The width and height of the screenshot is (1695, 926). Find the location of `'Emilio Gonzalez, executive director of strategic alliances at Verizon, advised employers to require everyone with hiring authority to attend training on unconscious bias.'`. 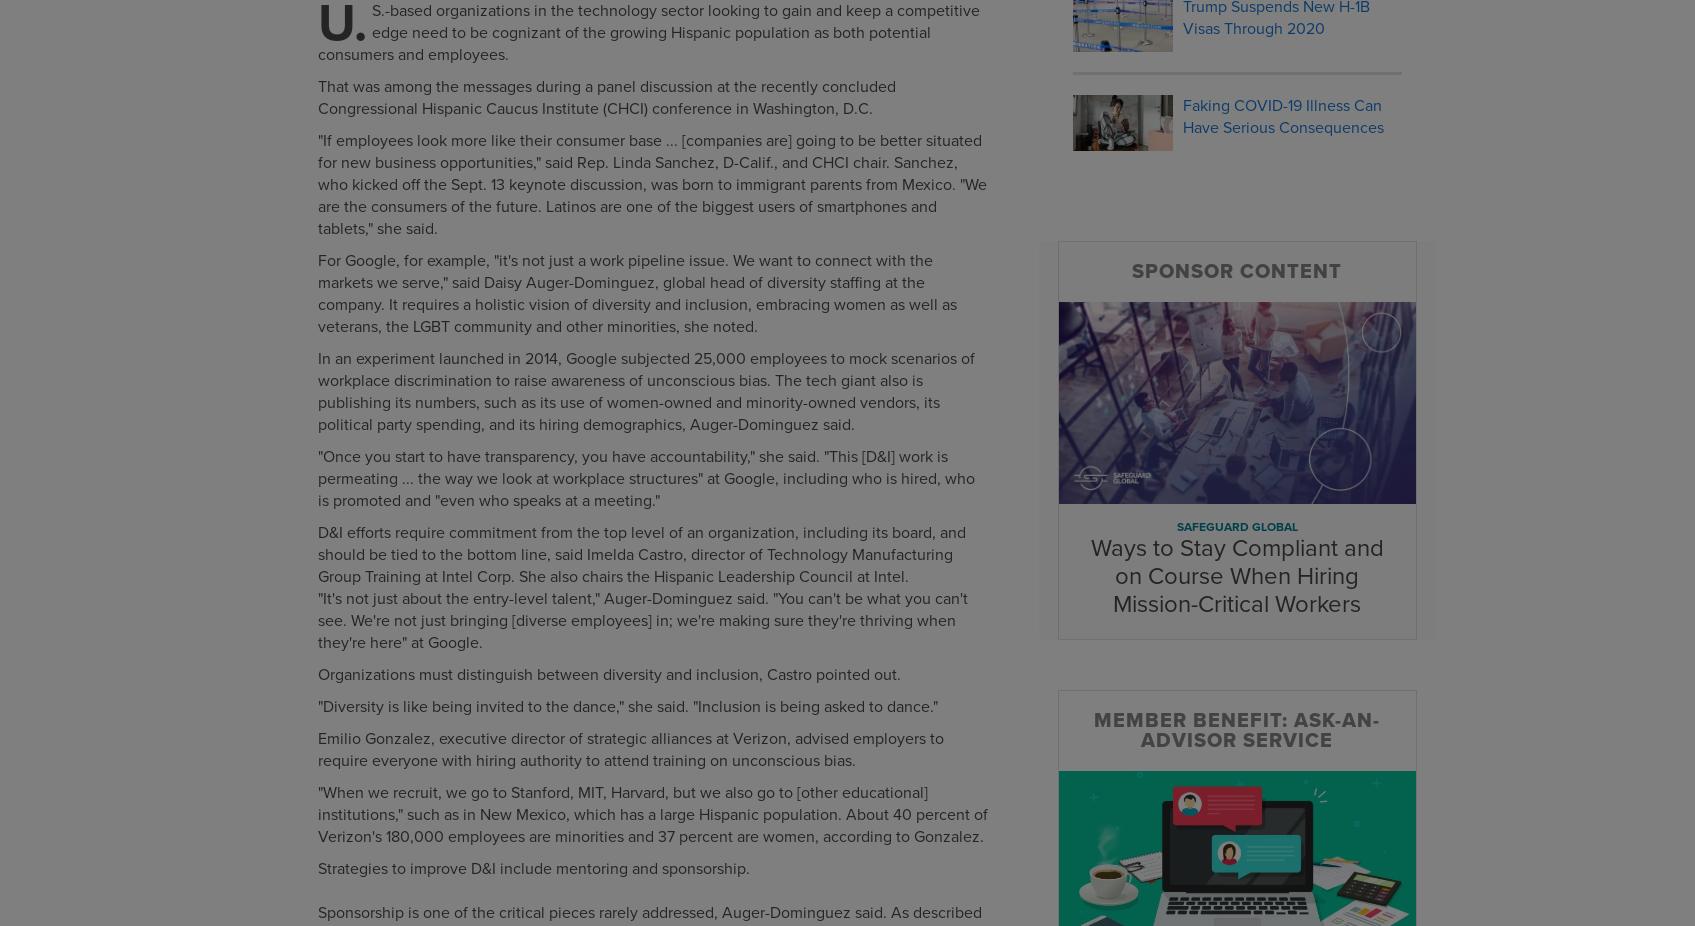

'Emilio Gonzalez, executive director of strategic alliances at Verizon, advised employers to require everyone with hiring authority to attend training on unconscious bias.' is located at coordinates (316, 749).